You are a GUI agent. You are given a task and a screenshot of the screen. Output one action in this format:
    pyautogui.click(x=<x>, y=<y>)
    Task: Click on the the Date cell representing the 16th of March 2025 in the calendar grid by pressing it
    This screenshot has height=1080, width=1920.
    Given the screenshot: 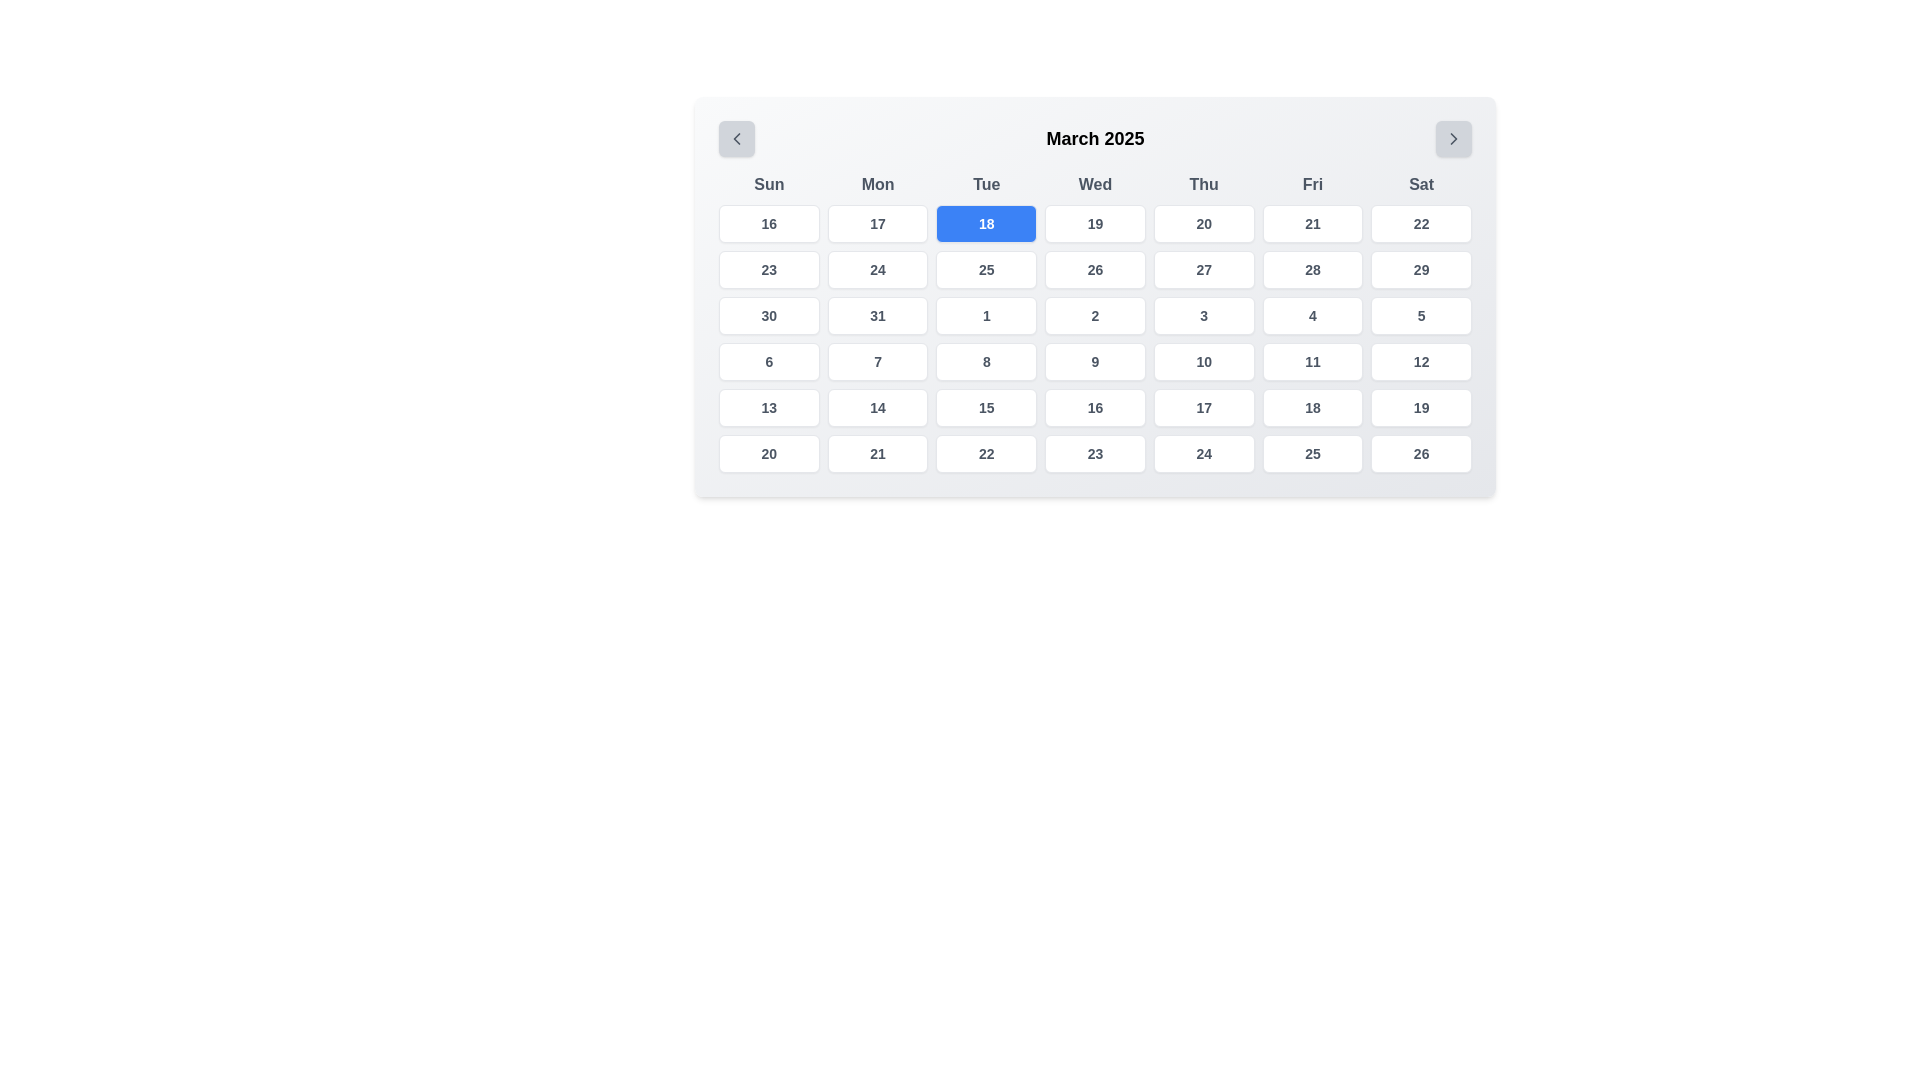 What is the action you would take?
    pyautogui.click(x=1094, y=407)
    